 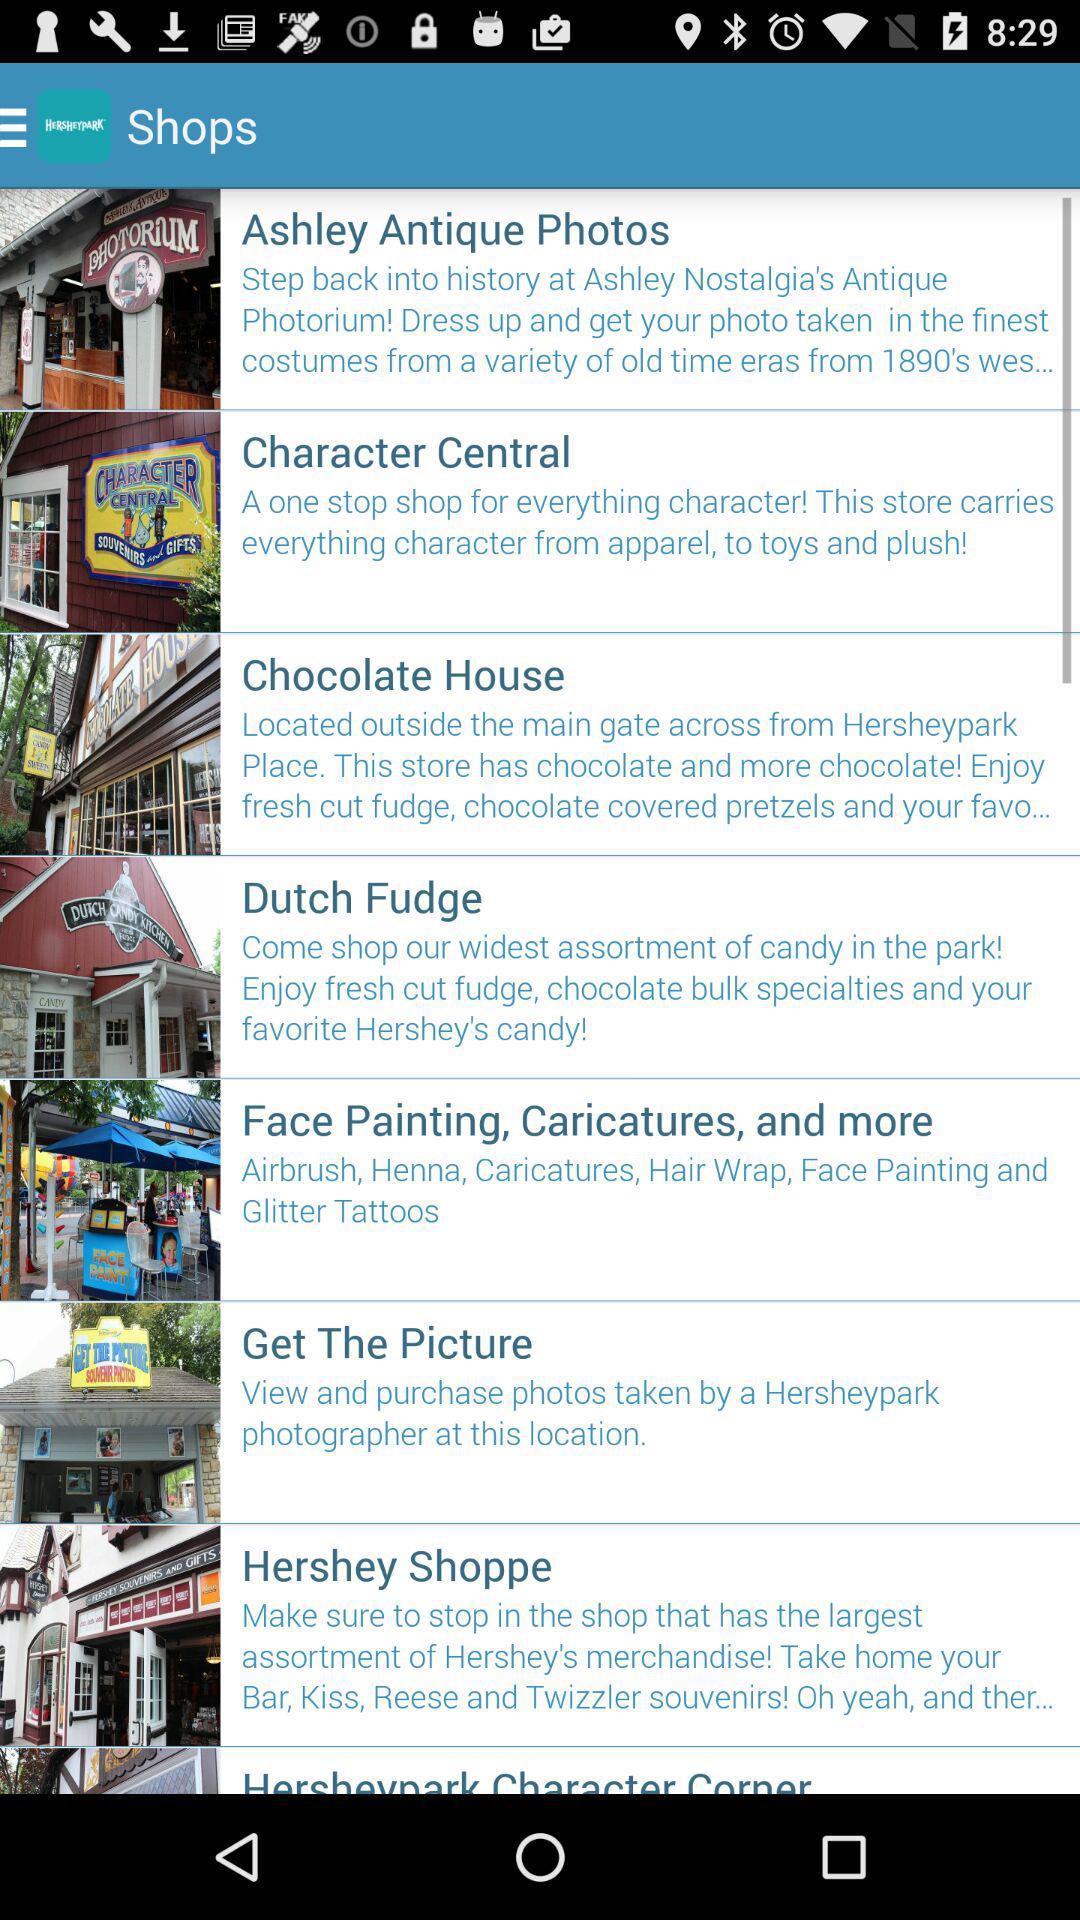 What do you see at coordinates (650, 673) in the screenshot?
I see `chocolate house icon` at bounding box center [650, 673].